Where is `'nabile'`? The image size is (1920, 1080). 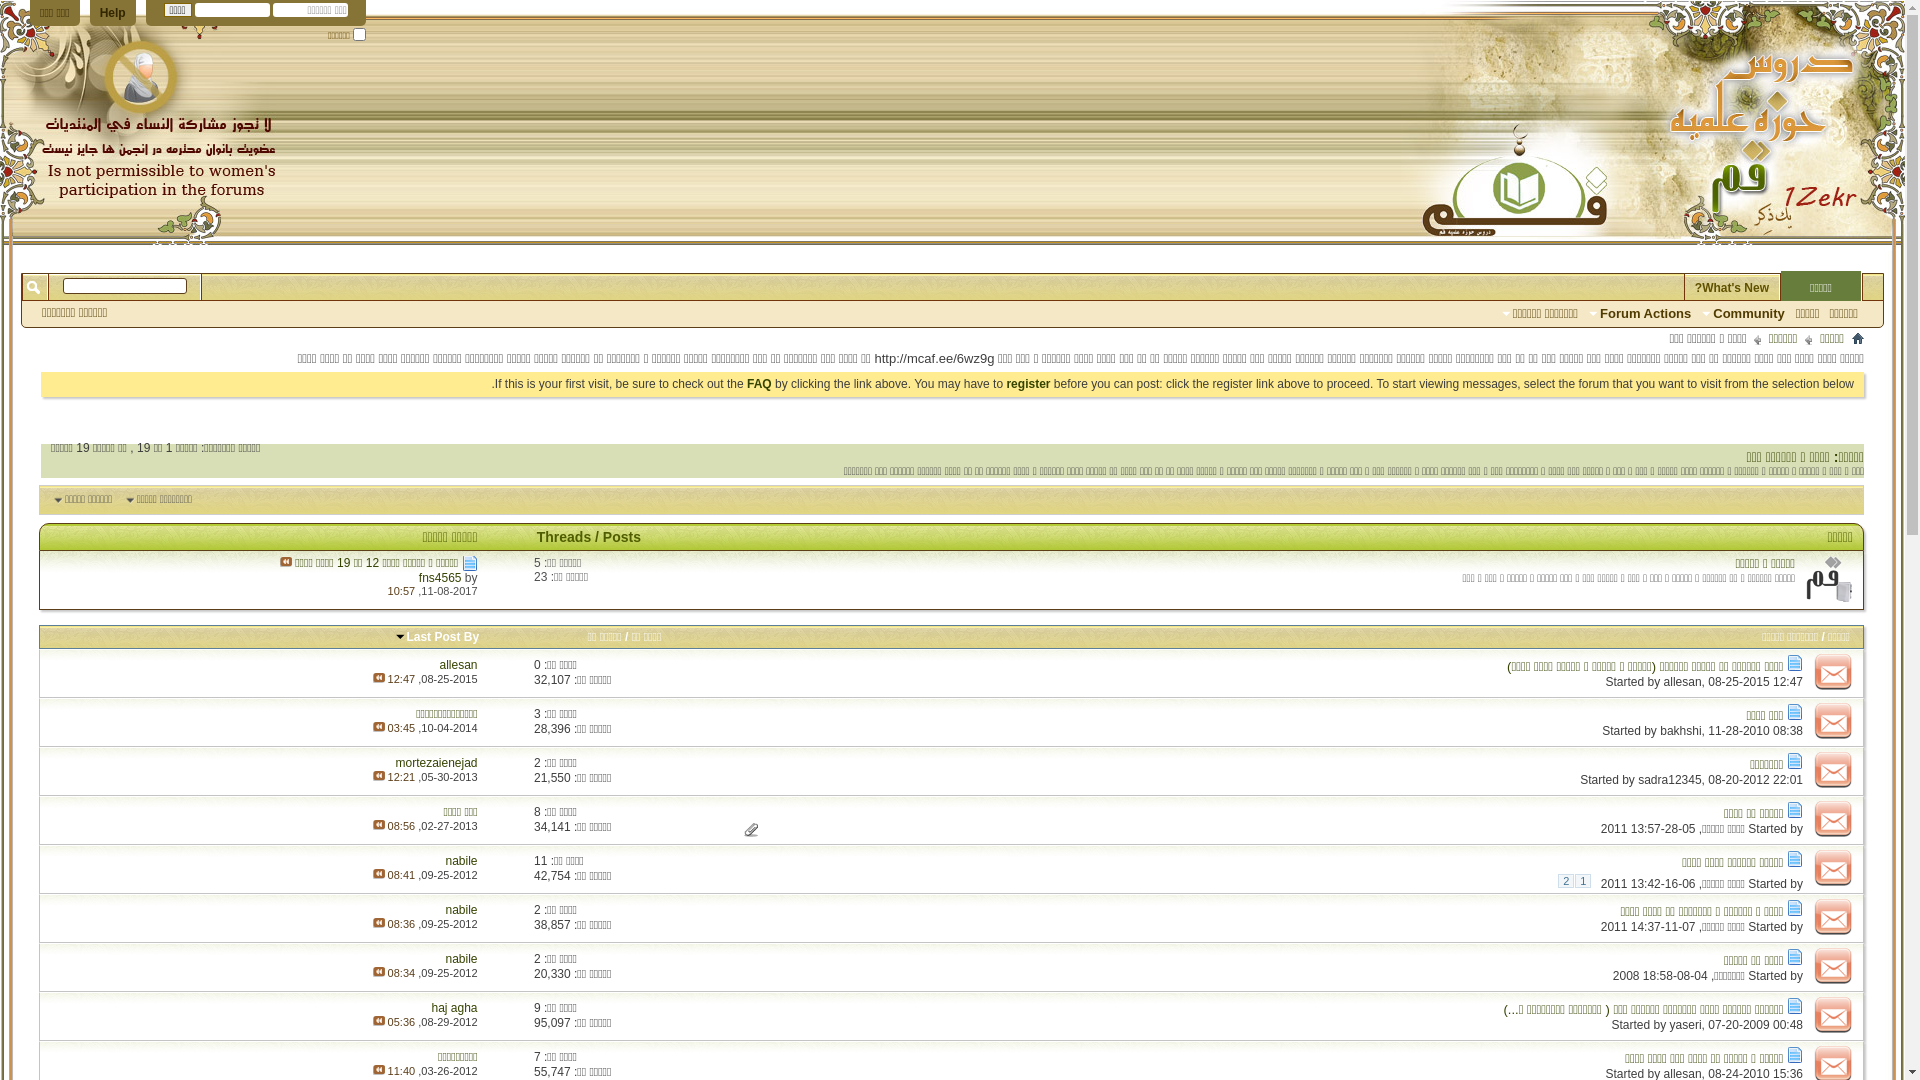 'nabile' is located at coordinates (460, 910).